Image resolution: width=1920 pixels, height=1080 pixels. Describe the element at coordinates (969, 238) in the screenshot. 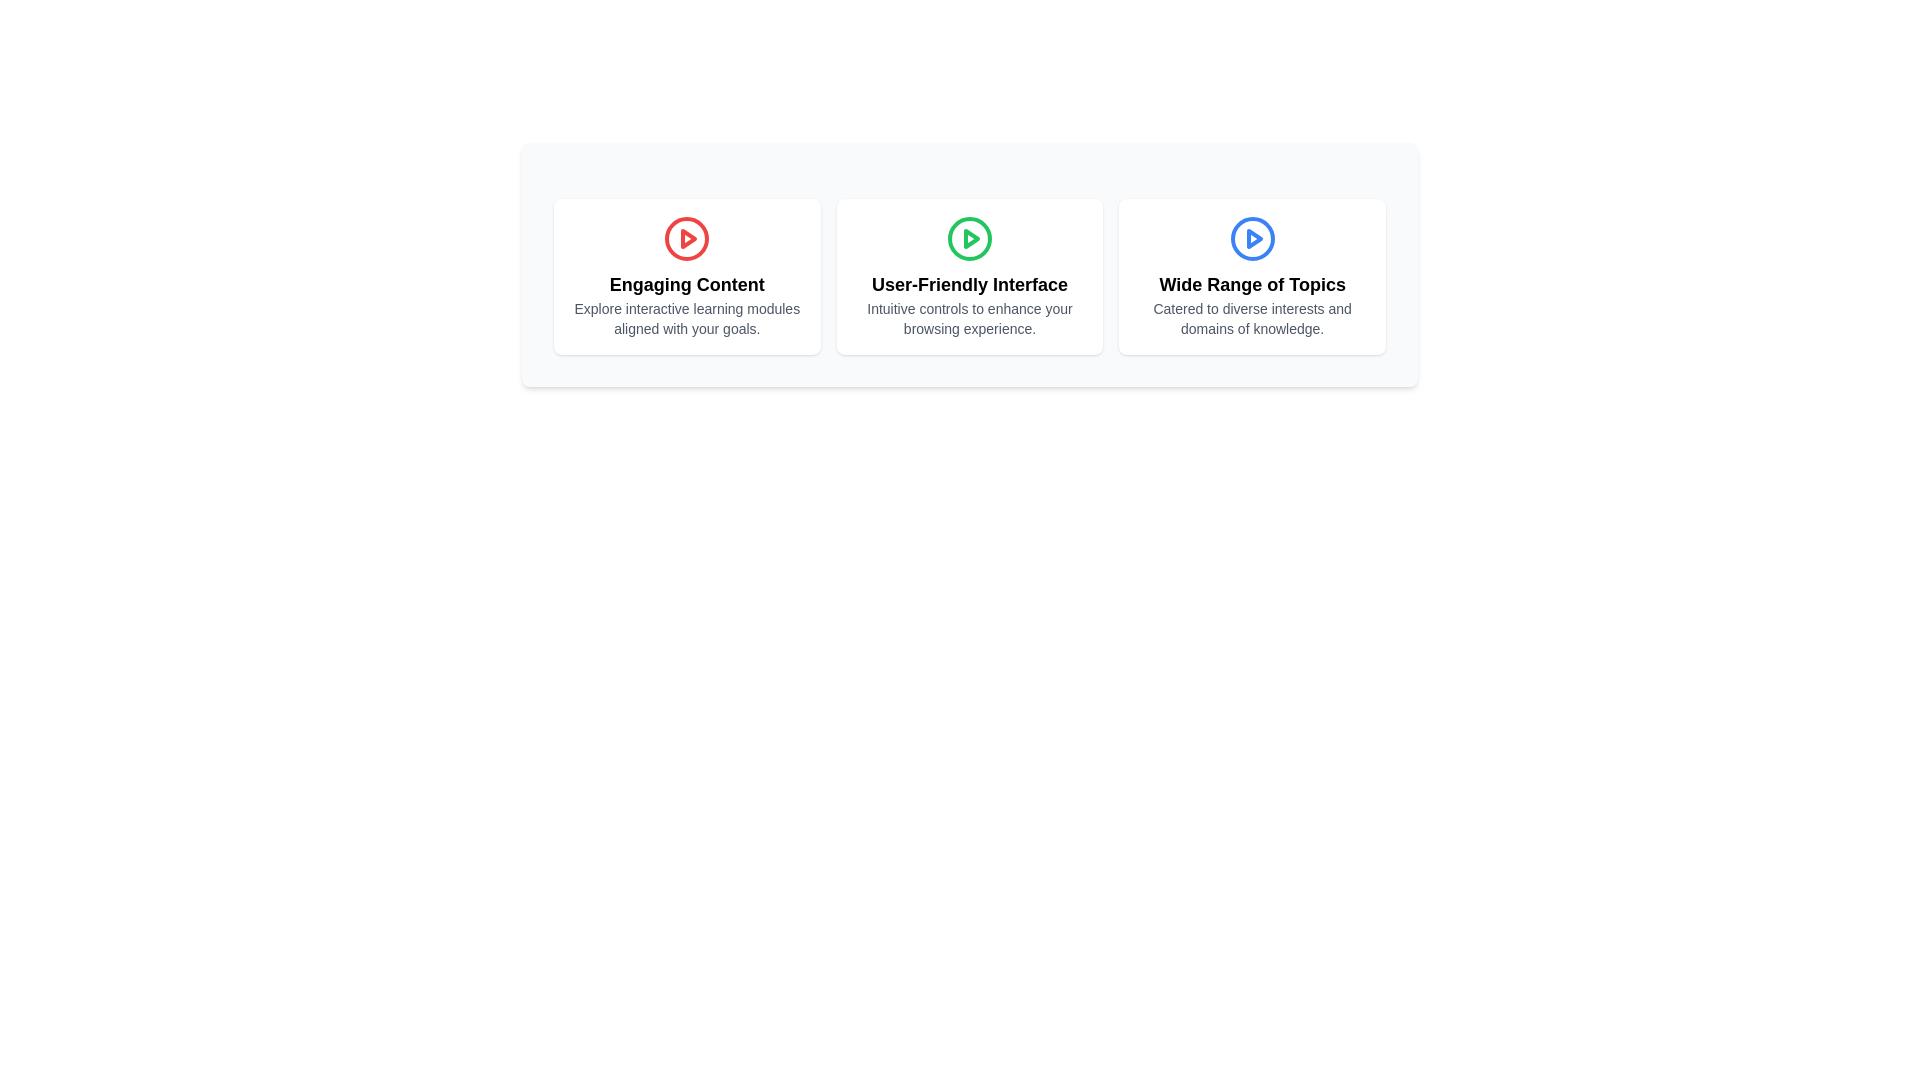

I see `the circular border within the green play icon, which is part of a user-friendly interface SVG graphic` at that location.